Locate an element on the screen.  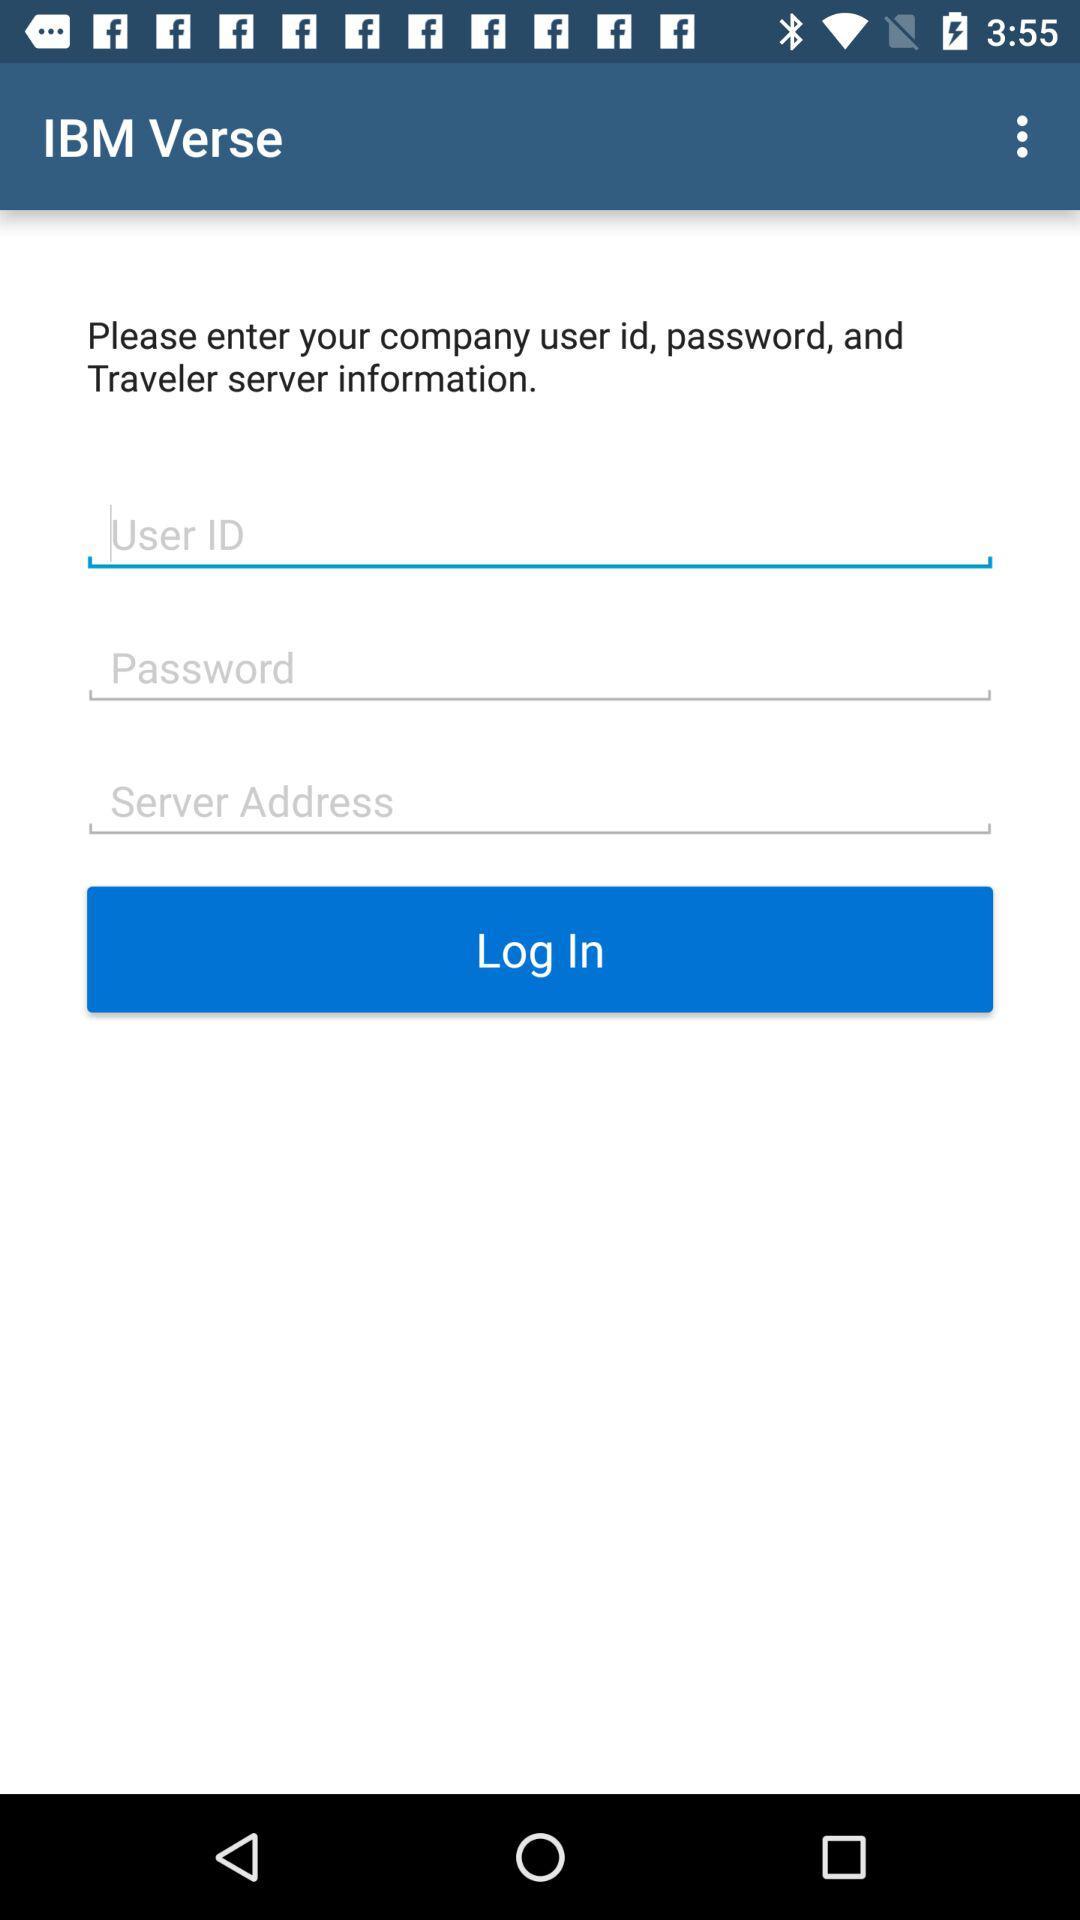
the log in icon is located at coordinates (540, 948).